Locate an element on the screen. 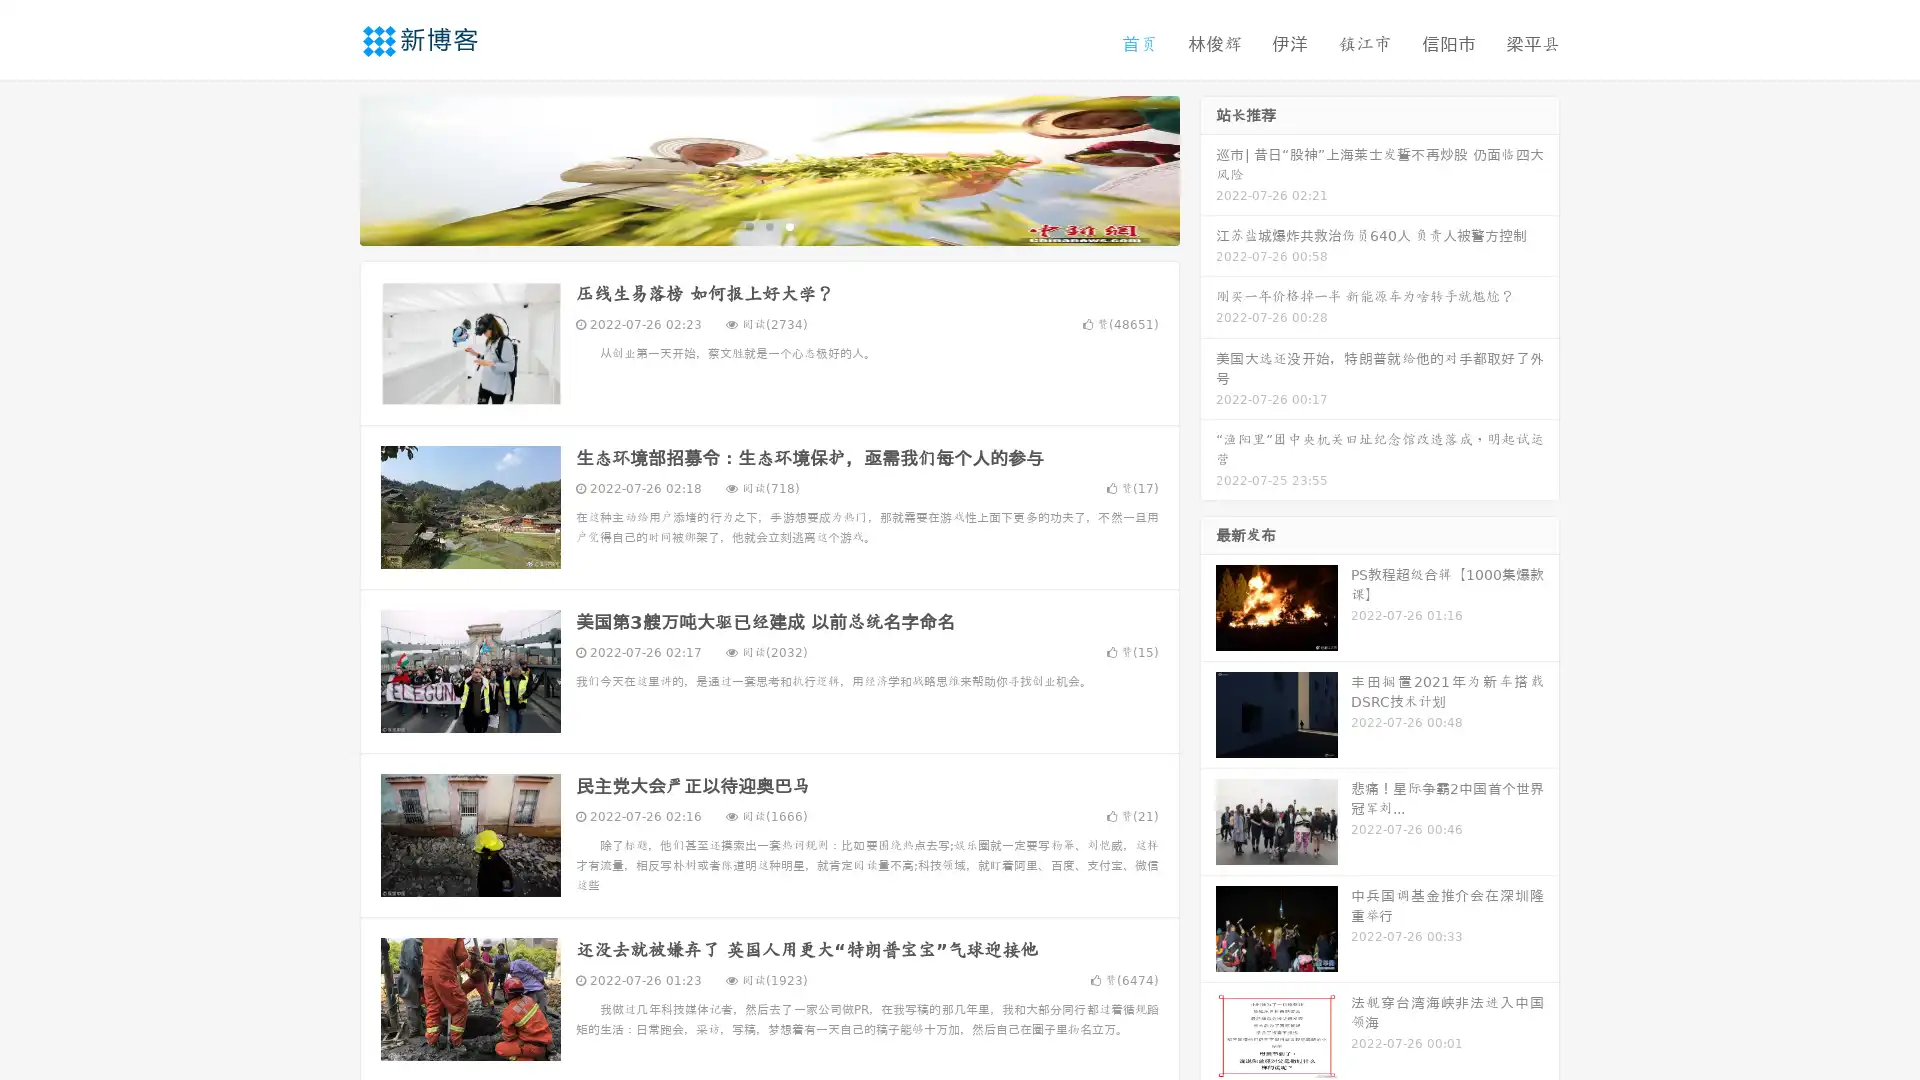  Go to slide 1 is located at coordinates (748, 225).